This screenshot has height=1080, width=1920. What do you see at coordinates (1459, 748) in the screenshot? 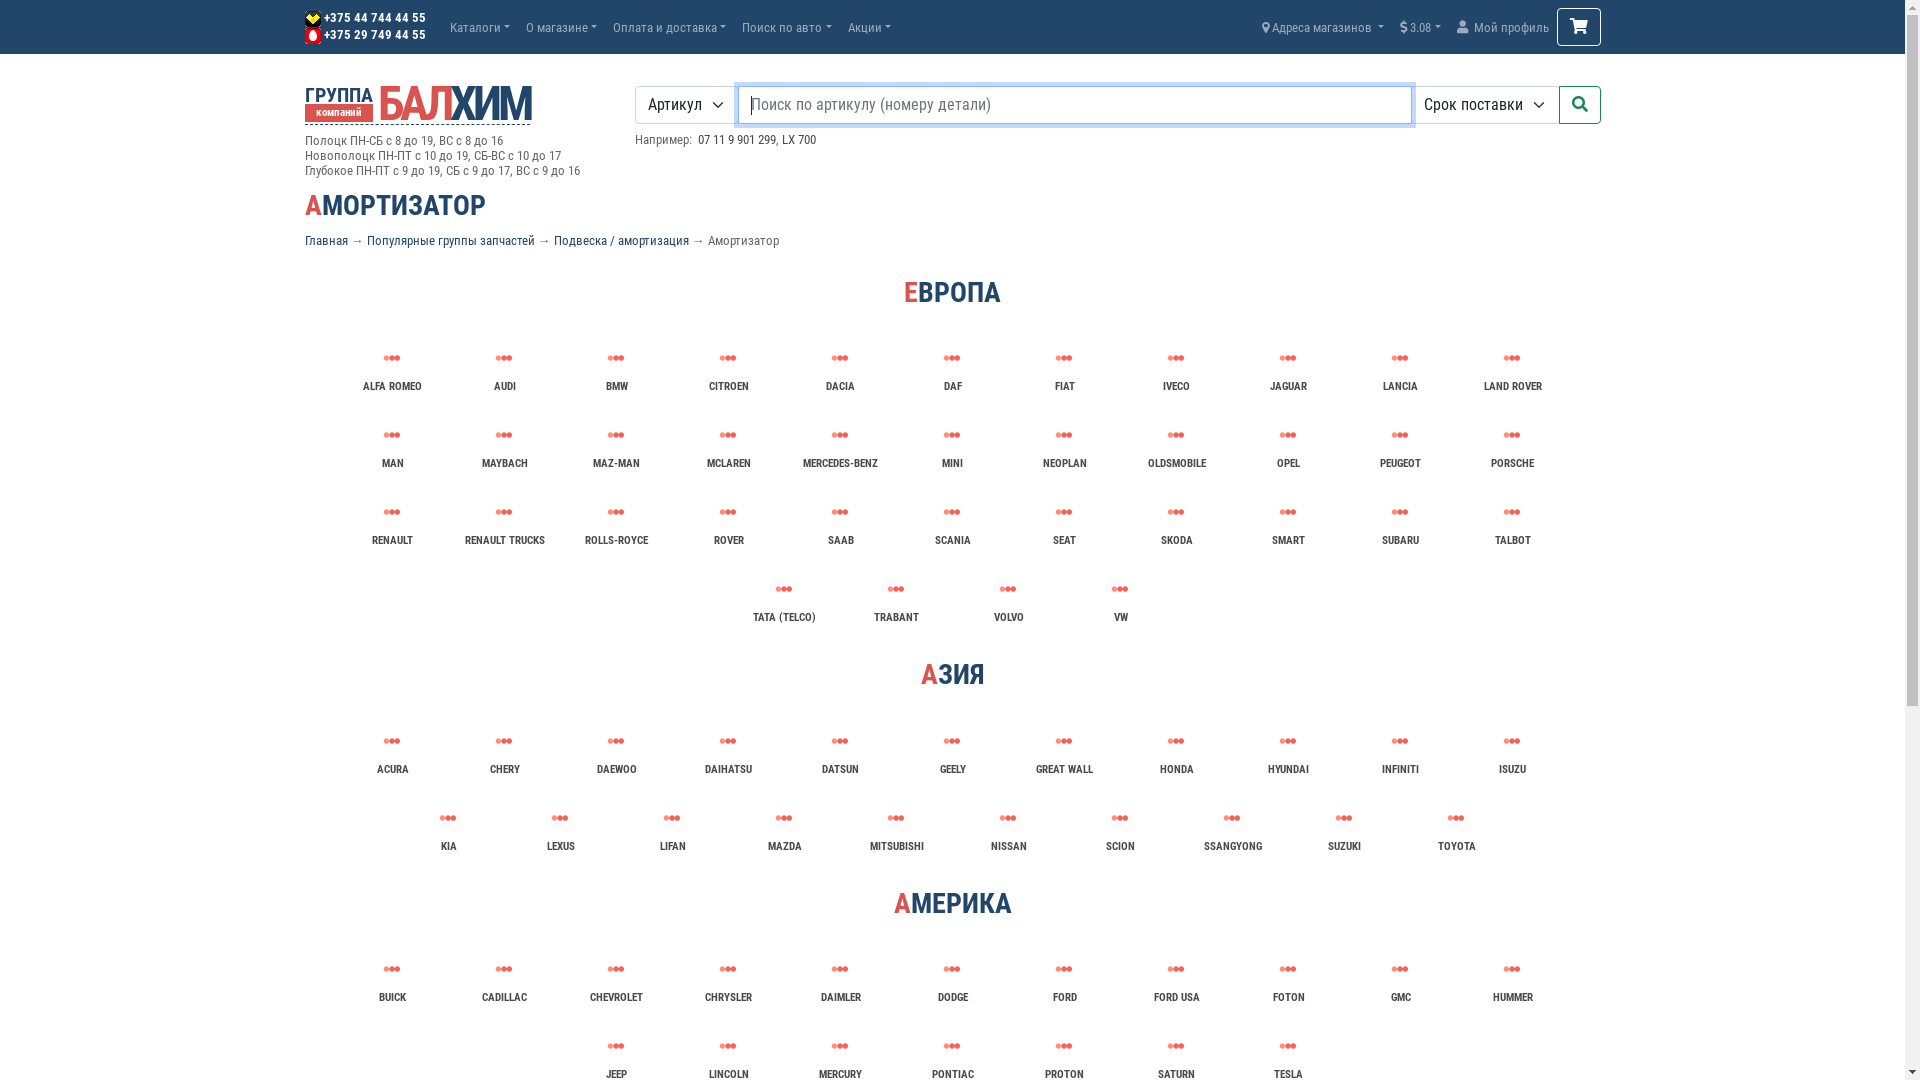
I see `'ISUZU'` at bounding box center [1459, 748].